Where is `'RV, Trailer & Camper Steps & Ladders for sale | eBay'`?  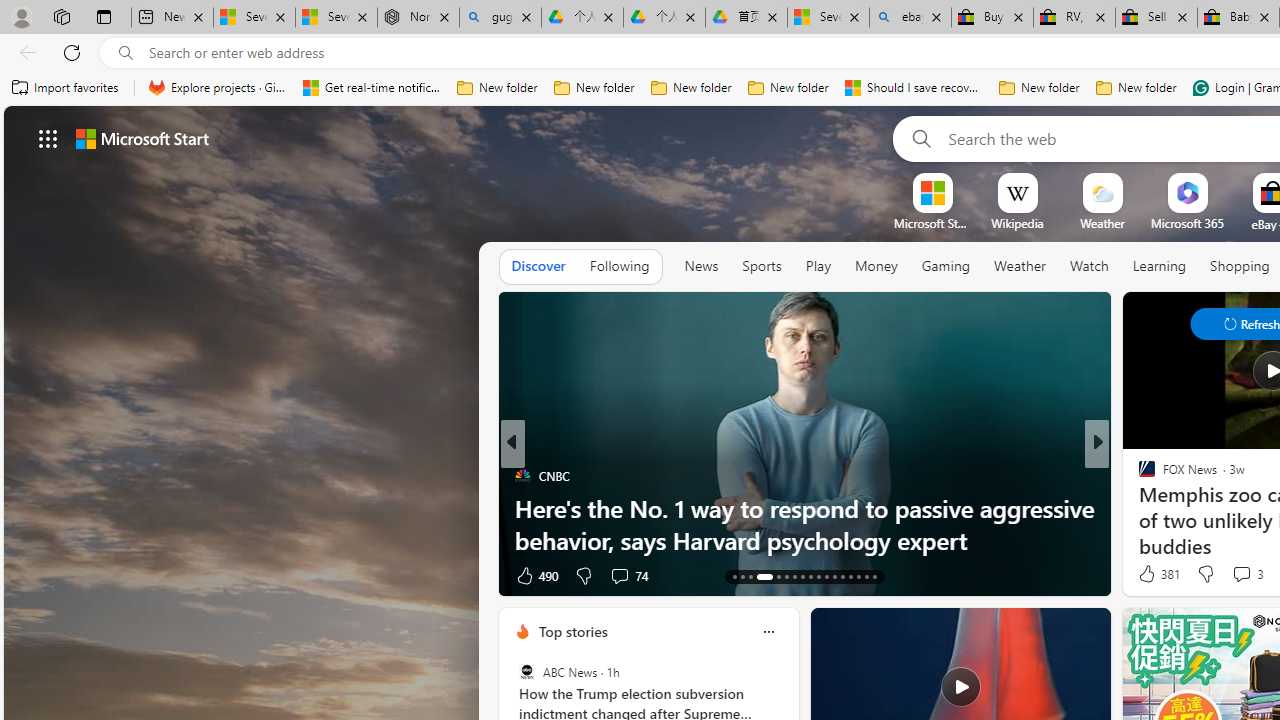 'RV, Trailer & Camper Steps & Ladders for sale | eBay' is located at coordinates (1073, 17).